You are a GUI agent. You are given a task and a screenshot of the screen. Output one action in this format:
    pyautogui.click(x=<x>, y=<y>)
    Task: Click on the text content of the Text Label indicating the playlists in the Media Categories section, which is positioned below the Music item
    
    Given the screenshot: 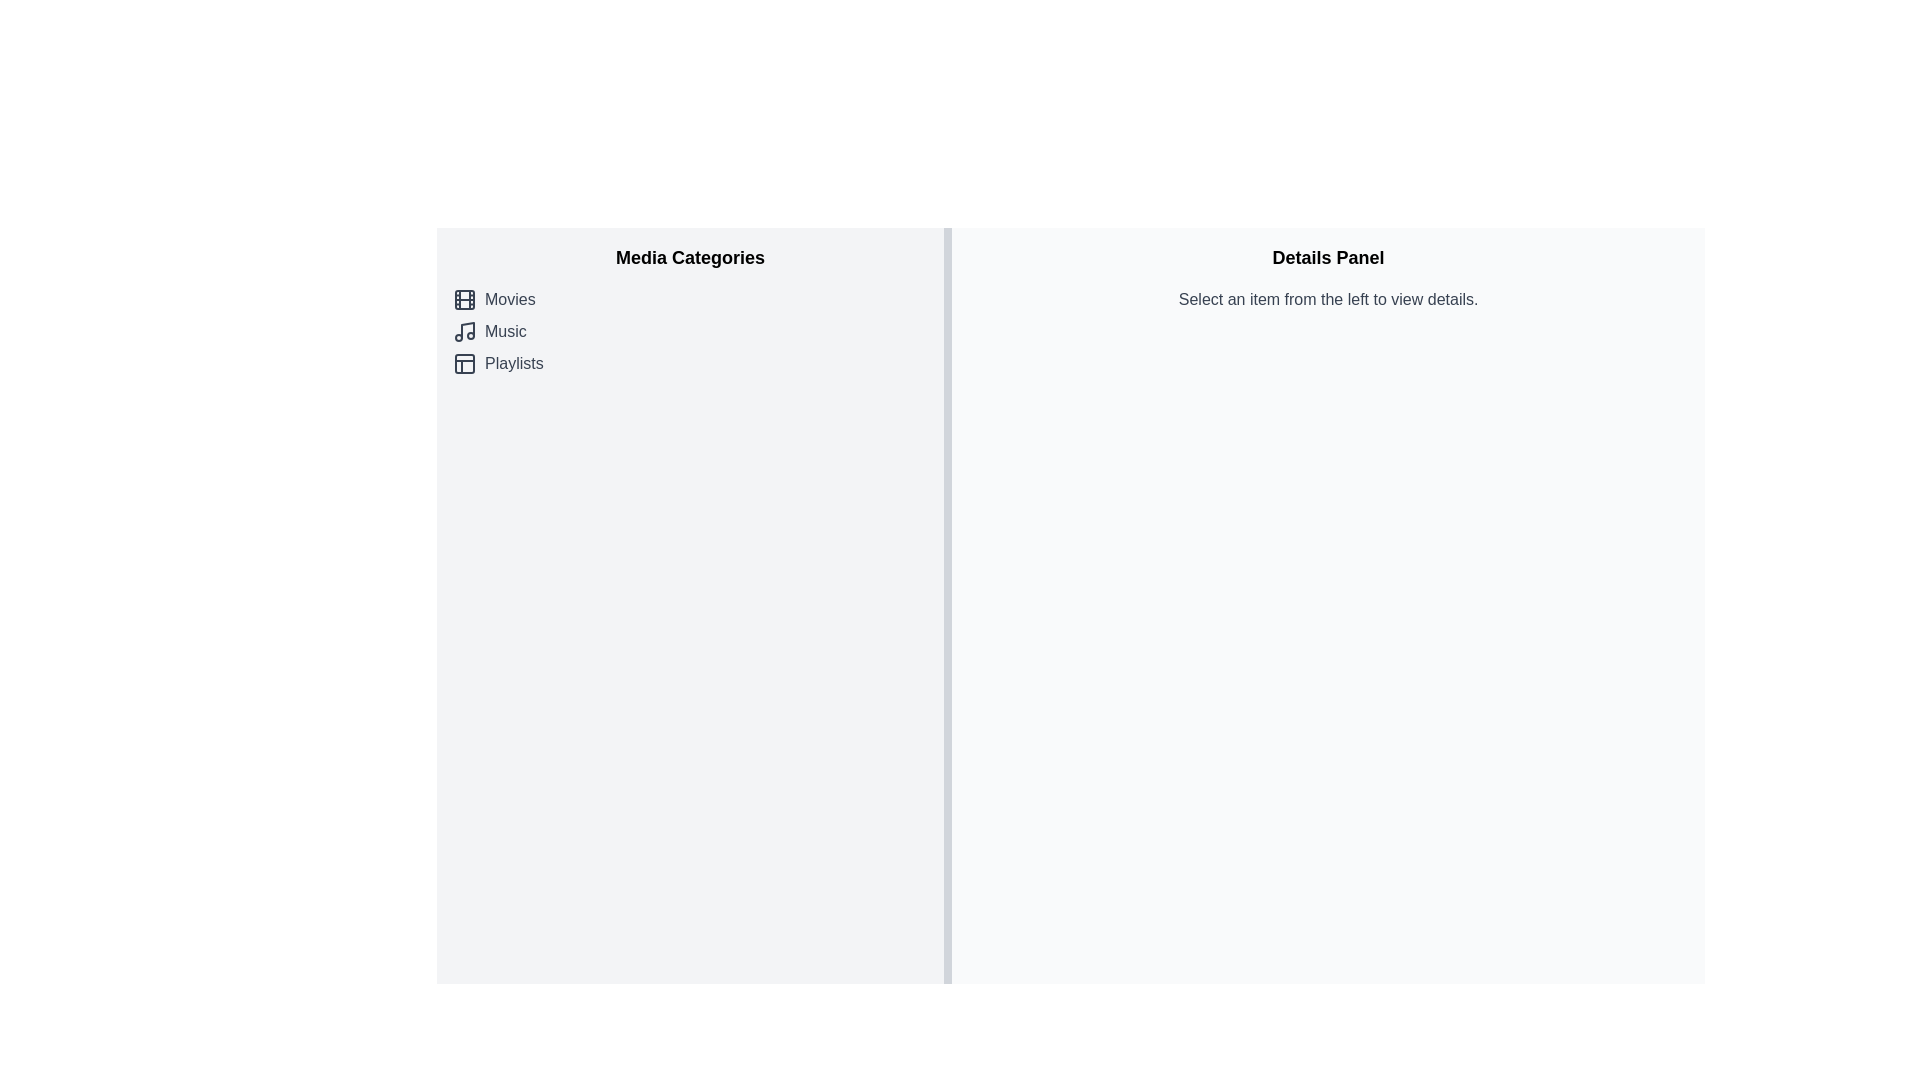 What is the action you would take?
    pyautogui.click(x=514, y=363)
    